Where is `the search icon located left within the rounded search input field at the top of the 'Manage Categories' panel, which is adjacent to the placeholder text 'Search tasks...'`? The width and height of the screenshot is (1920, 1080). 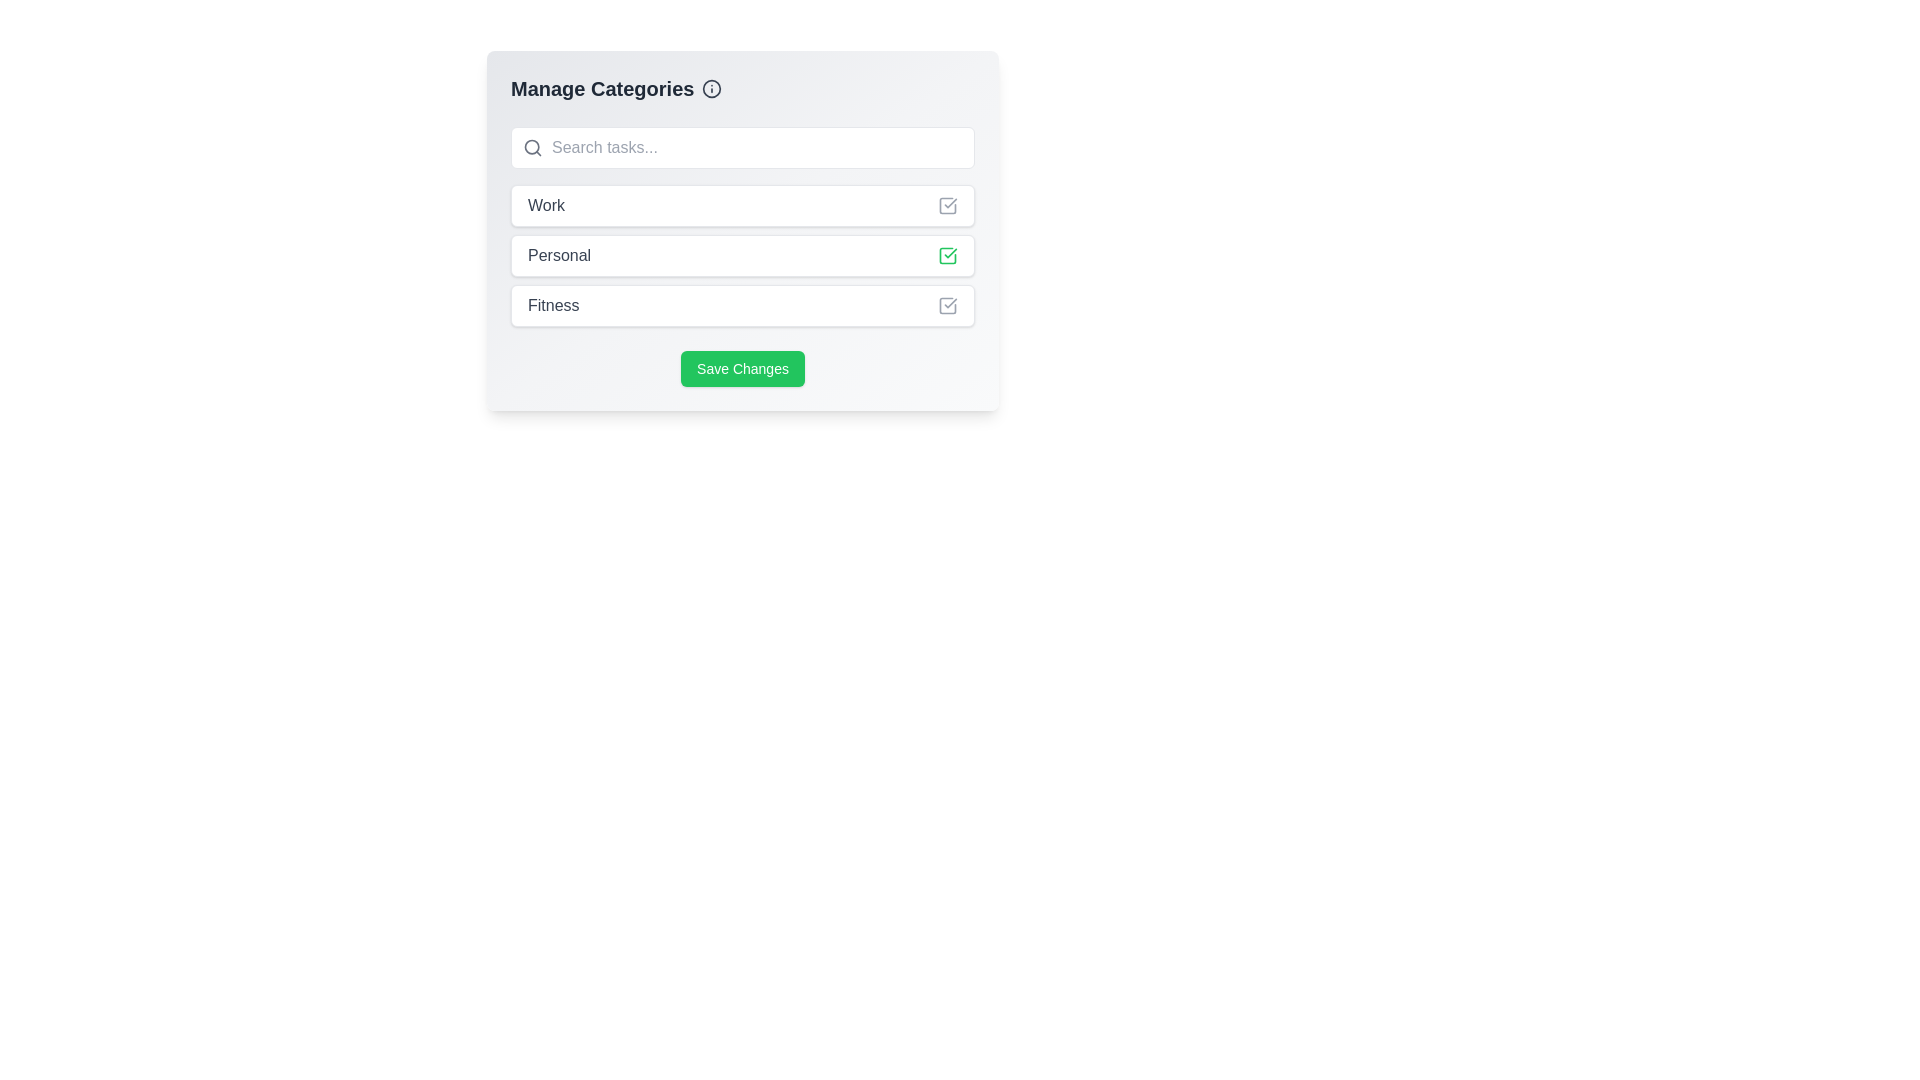 the search icon located left within the rounded search input field at the top of the 'Manage Categories' panel, which is adjacent to the placeholder text 'Search tasks...' is located at coordinates (532, 146).